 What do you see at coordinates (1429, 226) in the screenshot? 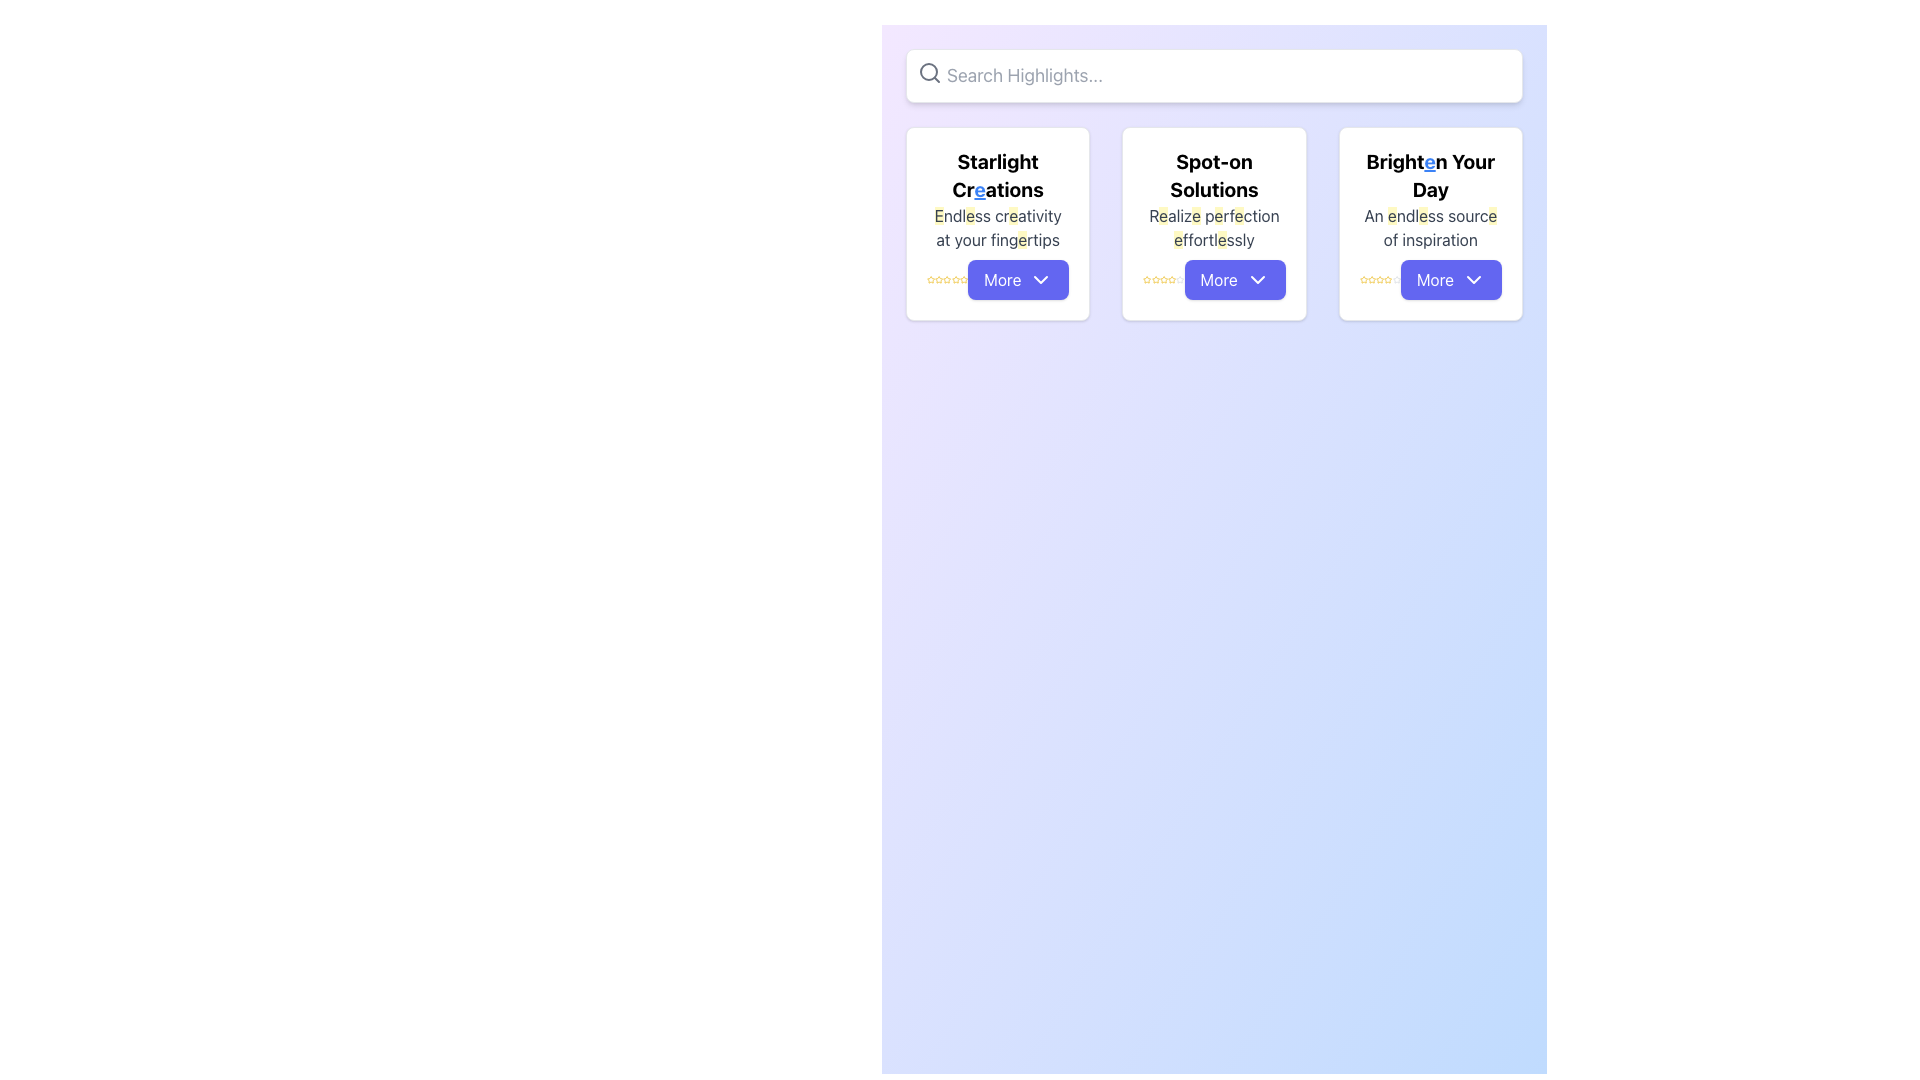
I see `the static text displaying 'An endless source of inspiration' which is highlighted in yellow, located below the header 'Brighten Your Day' in the third card of a set of three cards` at bounding box center [1429, 226].